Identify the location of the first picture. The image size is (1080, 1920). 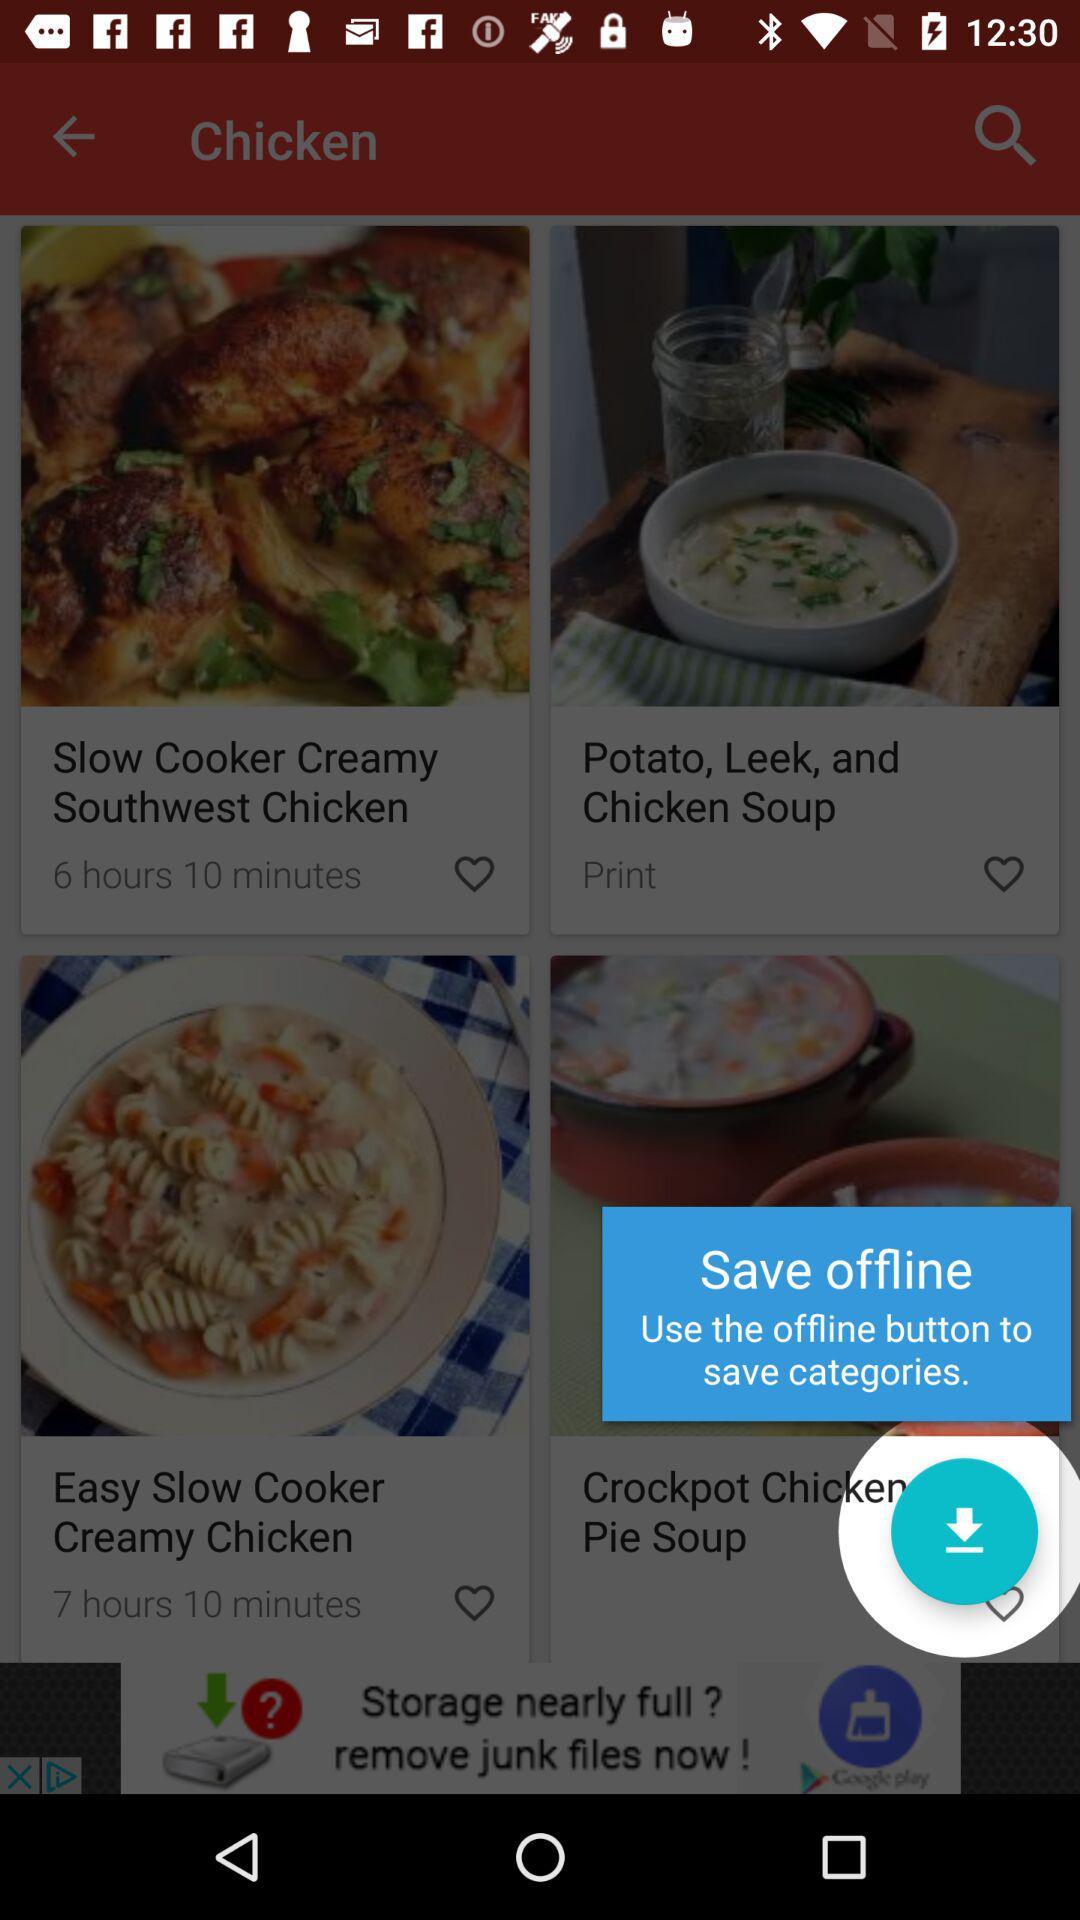
(275, 579).